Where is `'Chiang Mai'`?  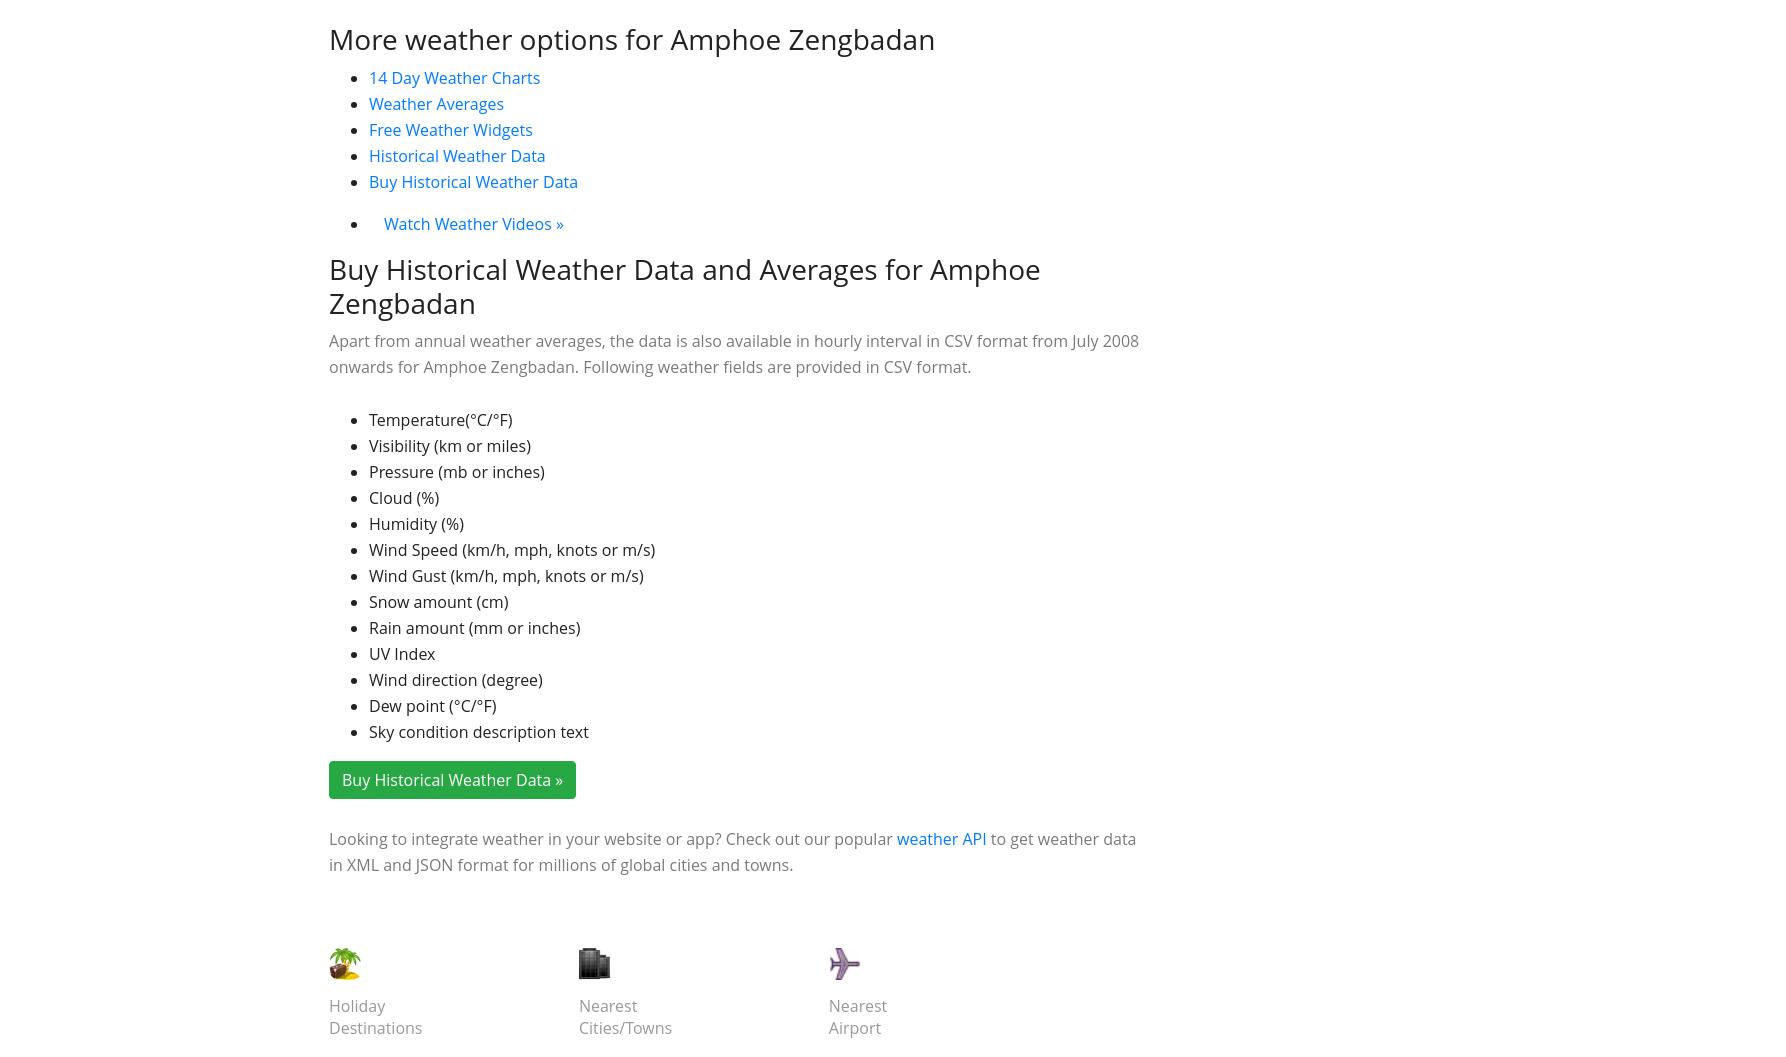 'Chiang Mai' is located at coordinates (450, 139).